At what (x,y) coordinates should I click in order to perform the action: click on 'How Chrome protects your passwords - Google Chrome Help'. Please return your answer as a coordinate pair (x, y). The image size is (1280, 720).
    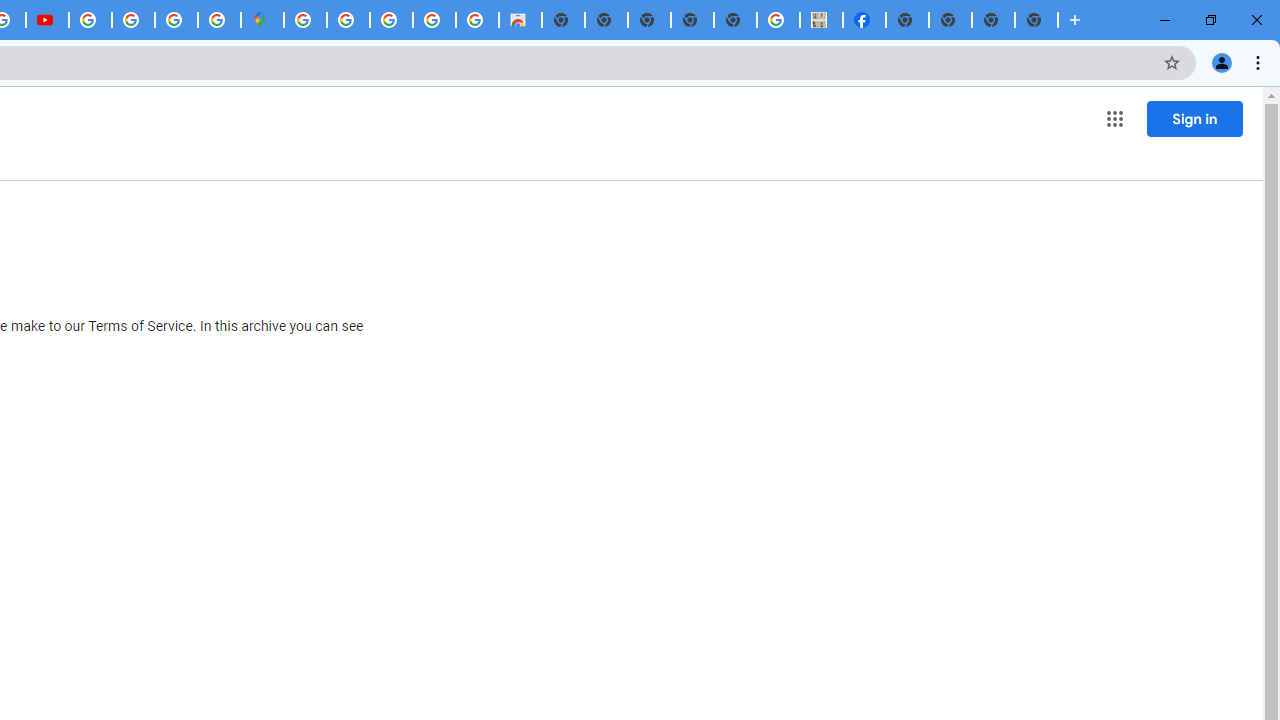
    Looking at the image, I should click on (89, 20).